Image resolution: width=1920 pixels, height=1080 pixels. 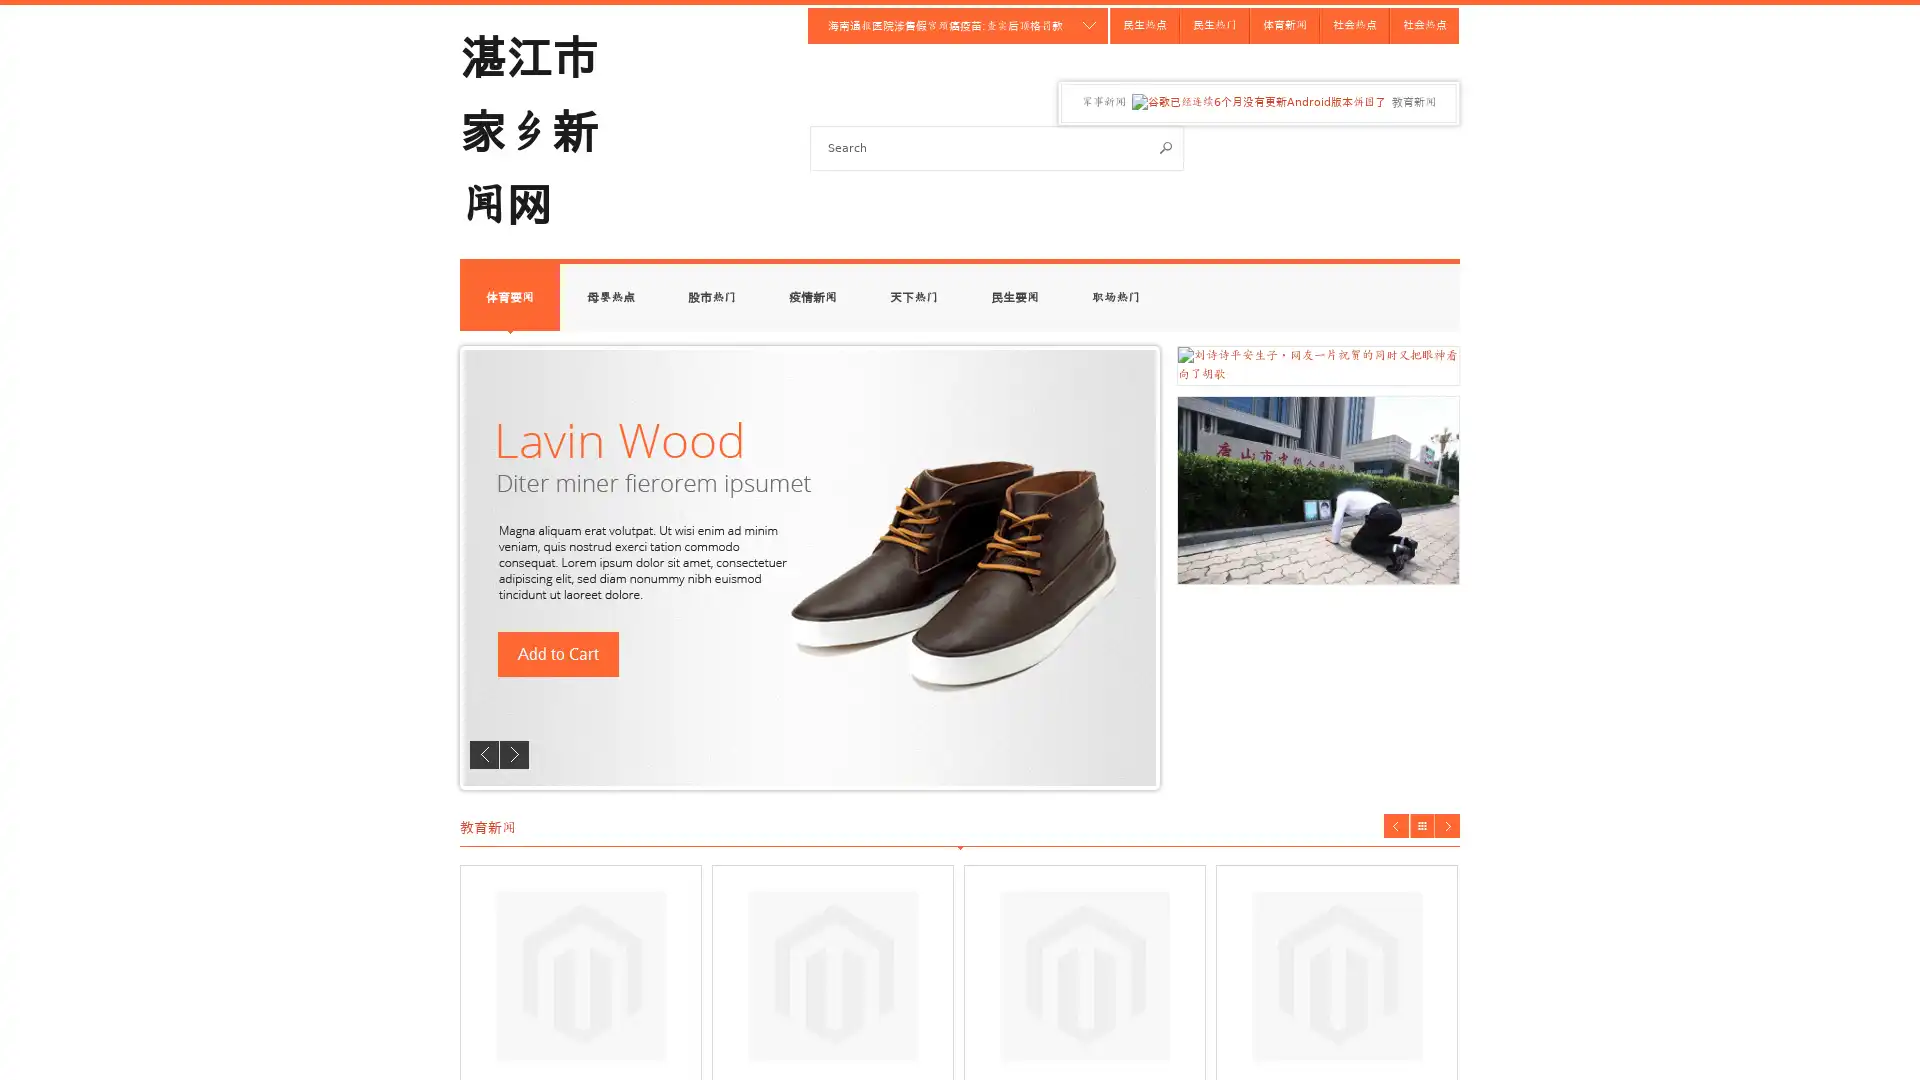 I want to click on Search, so click(x=1166, y=146).